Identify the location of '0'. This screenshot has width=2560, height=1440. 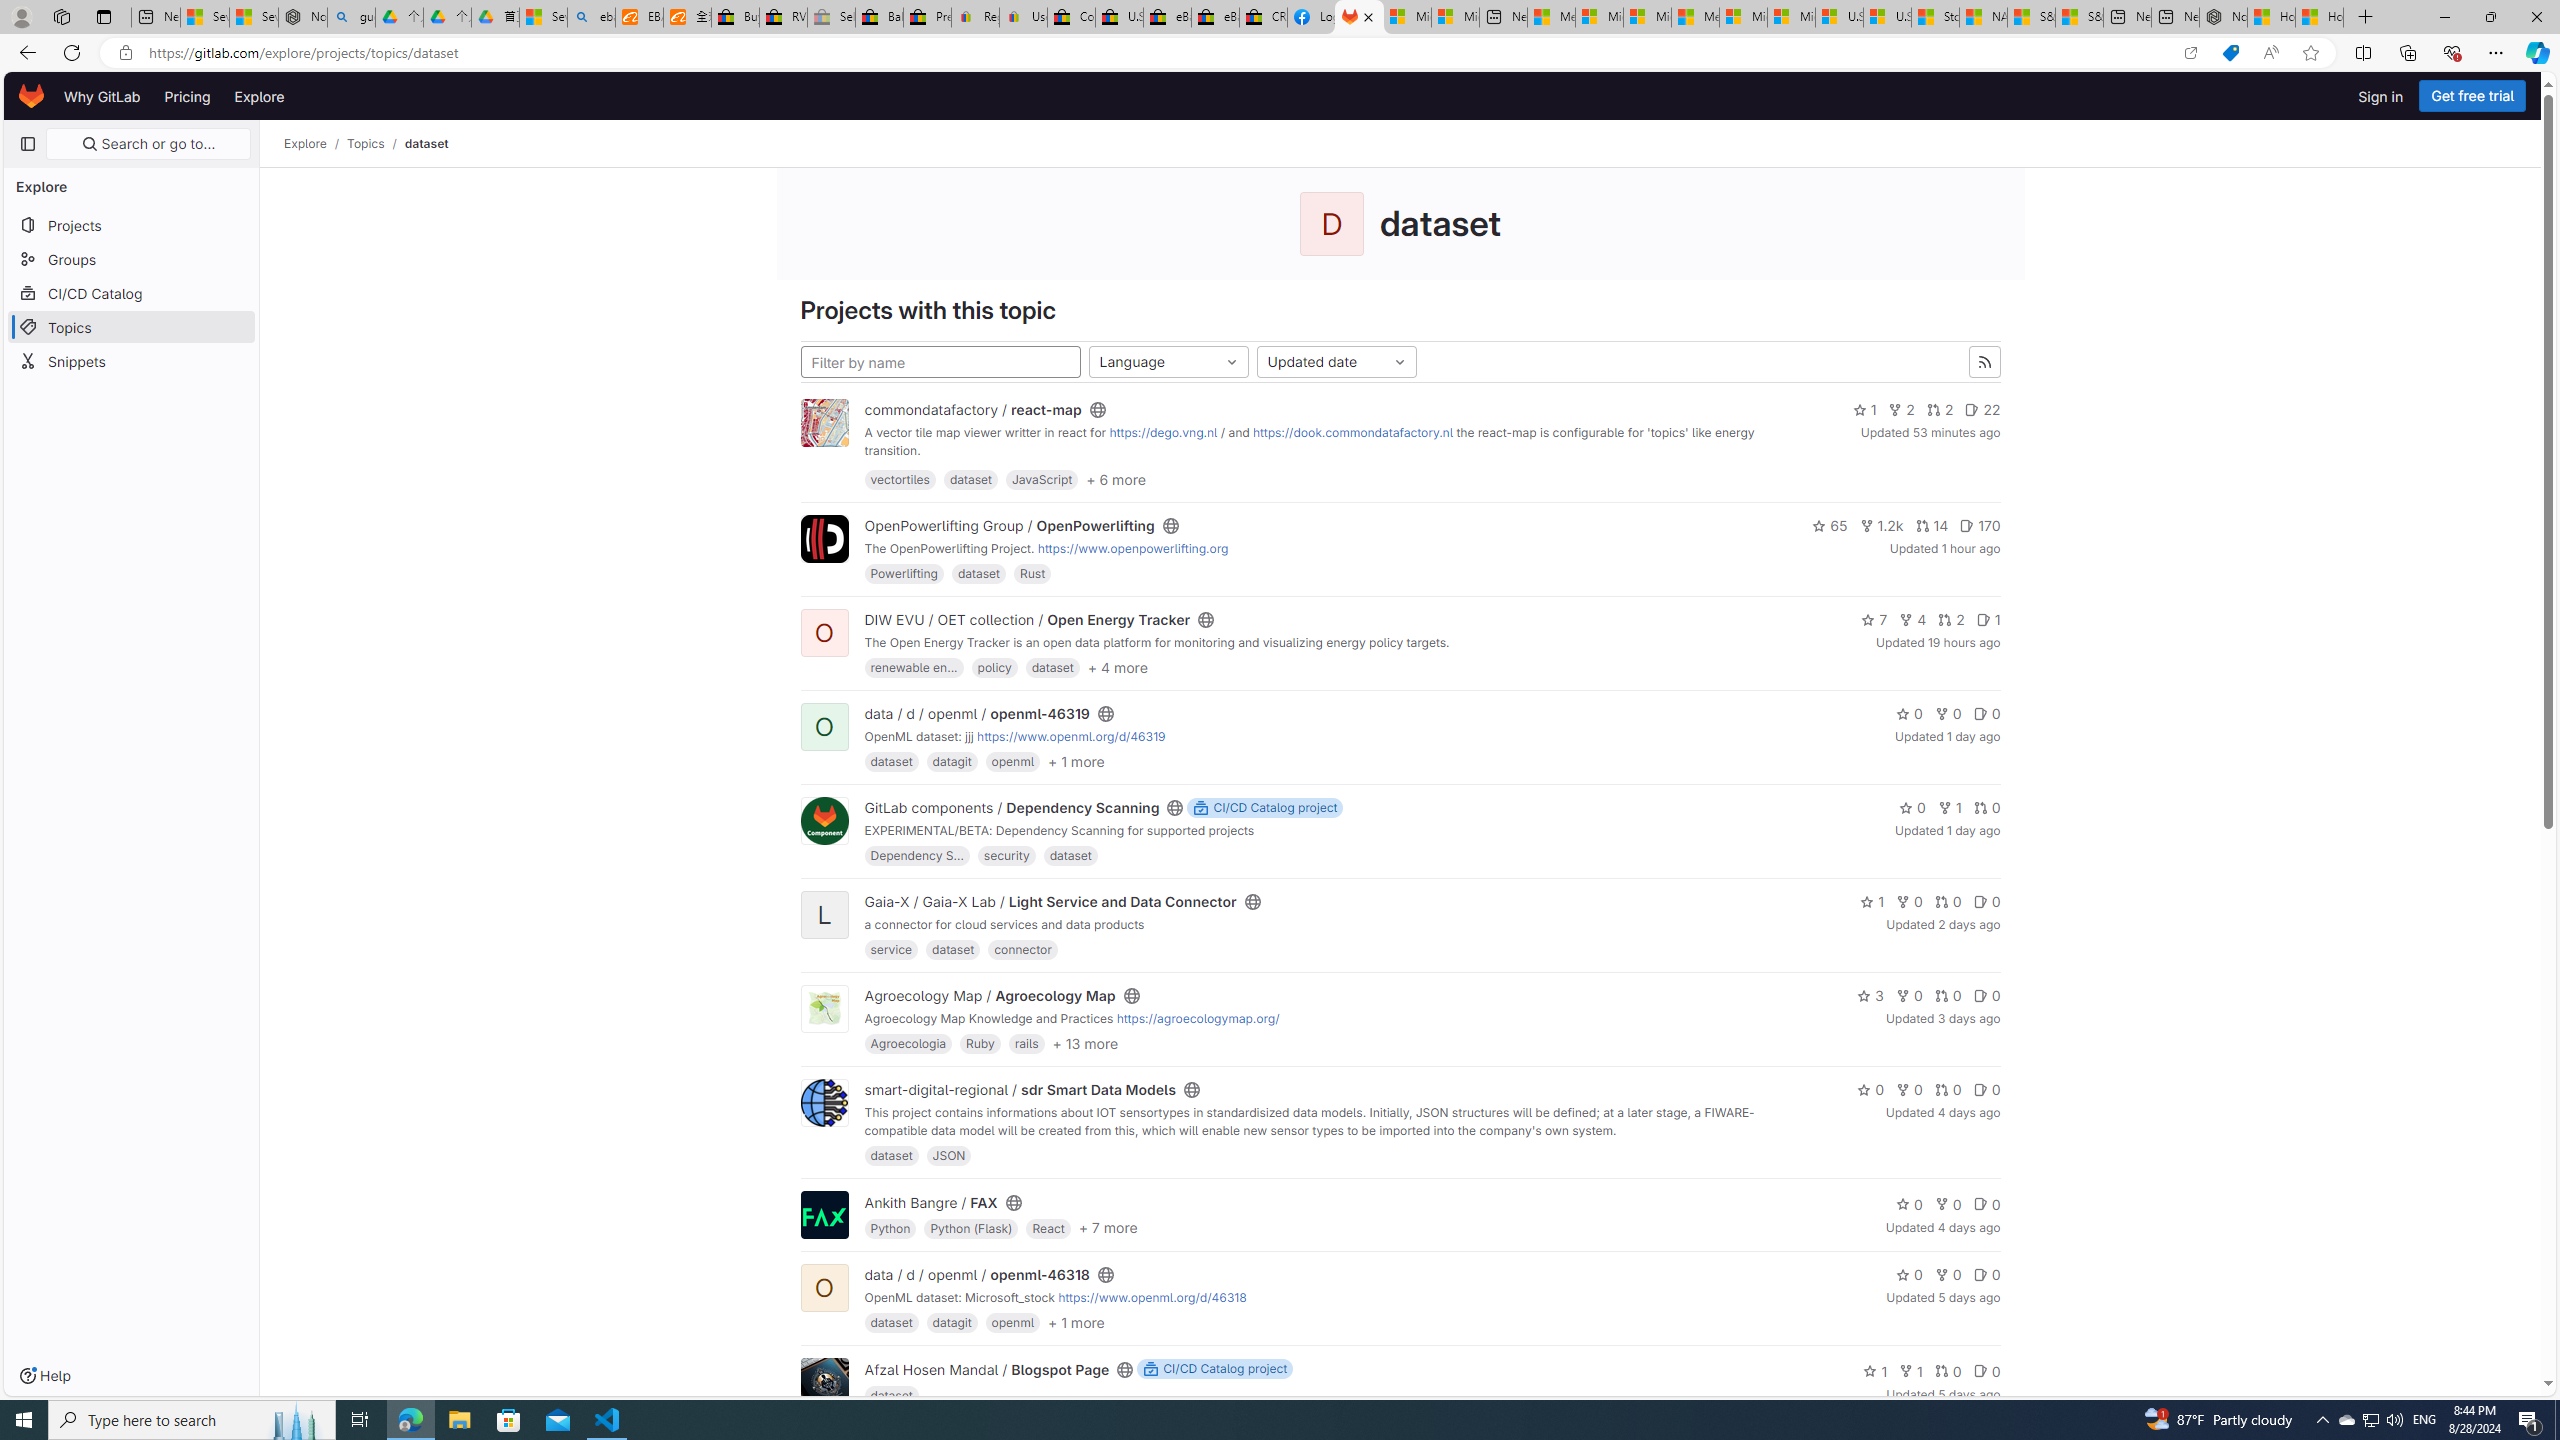
(1986, 1370).